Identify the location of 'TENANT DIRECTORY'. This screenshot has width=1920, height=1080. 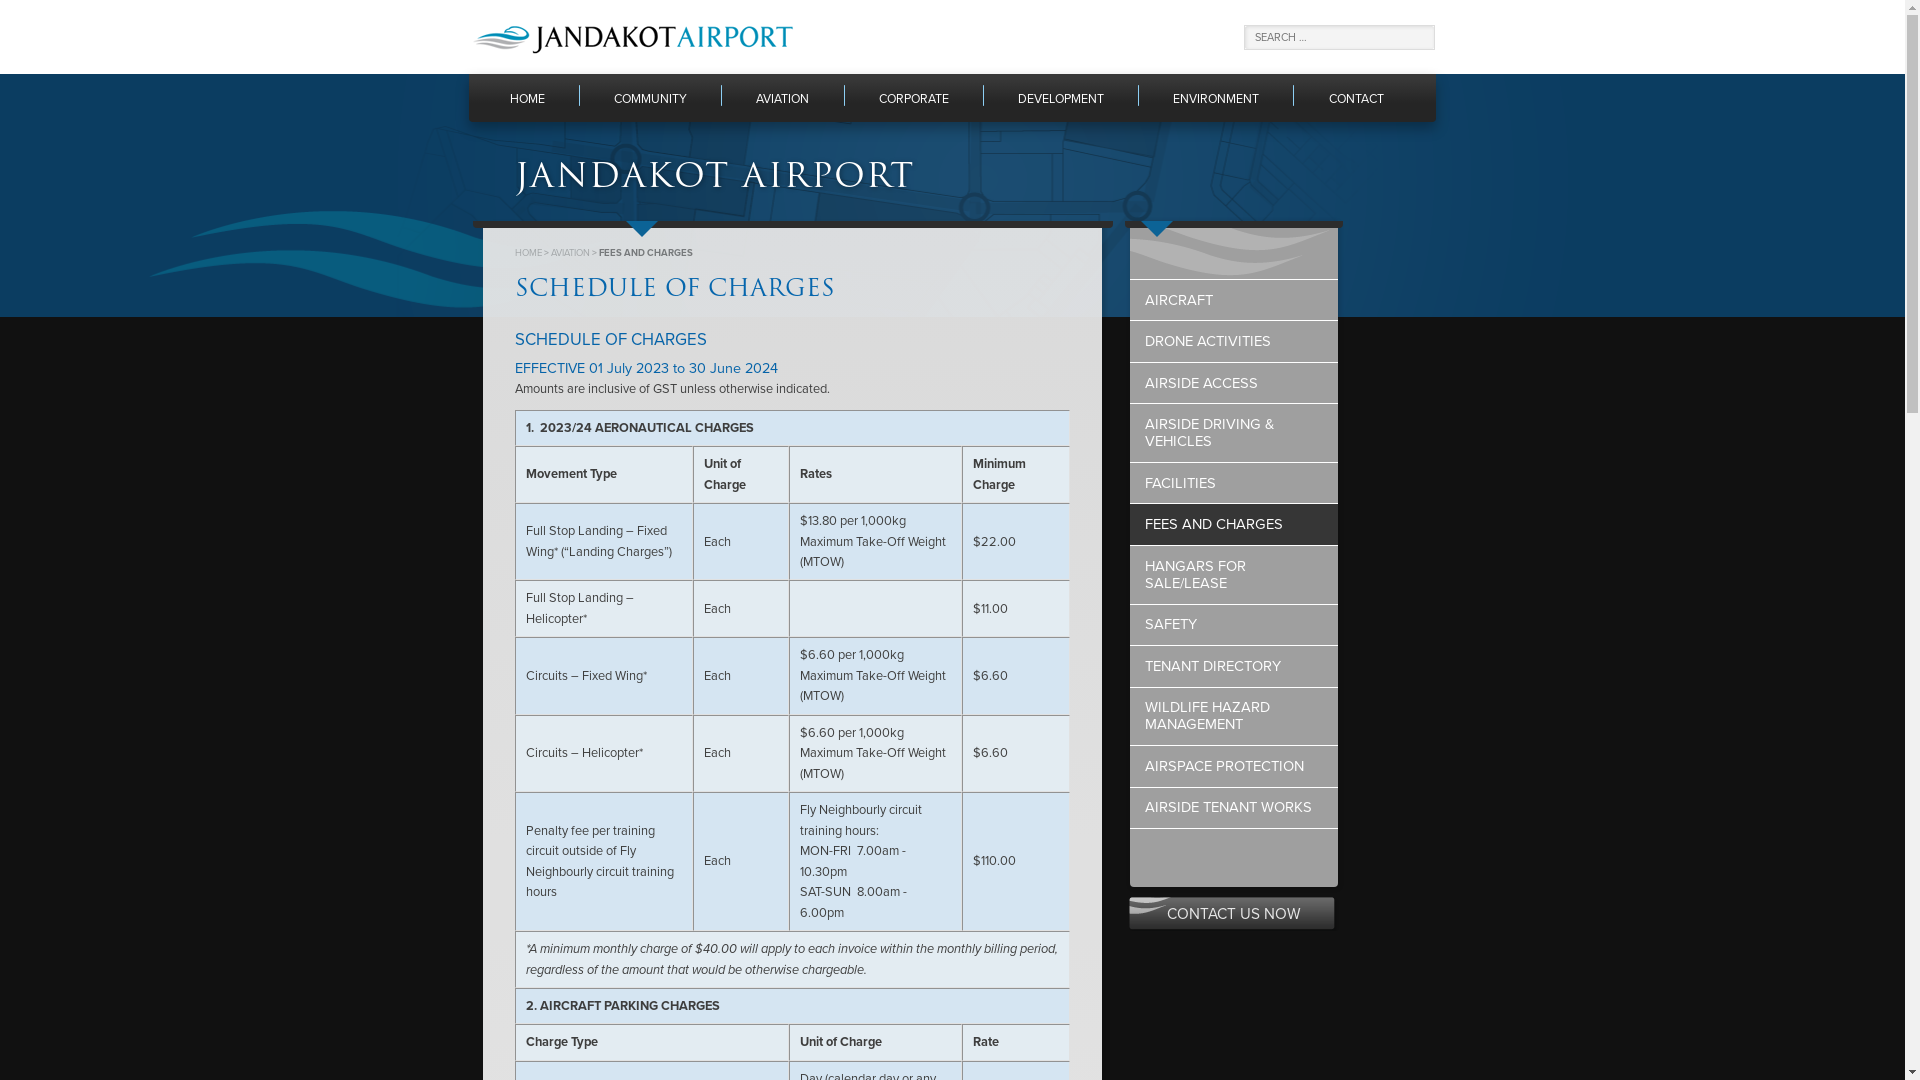
(1232, 666).